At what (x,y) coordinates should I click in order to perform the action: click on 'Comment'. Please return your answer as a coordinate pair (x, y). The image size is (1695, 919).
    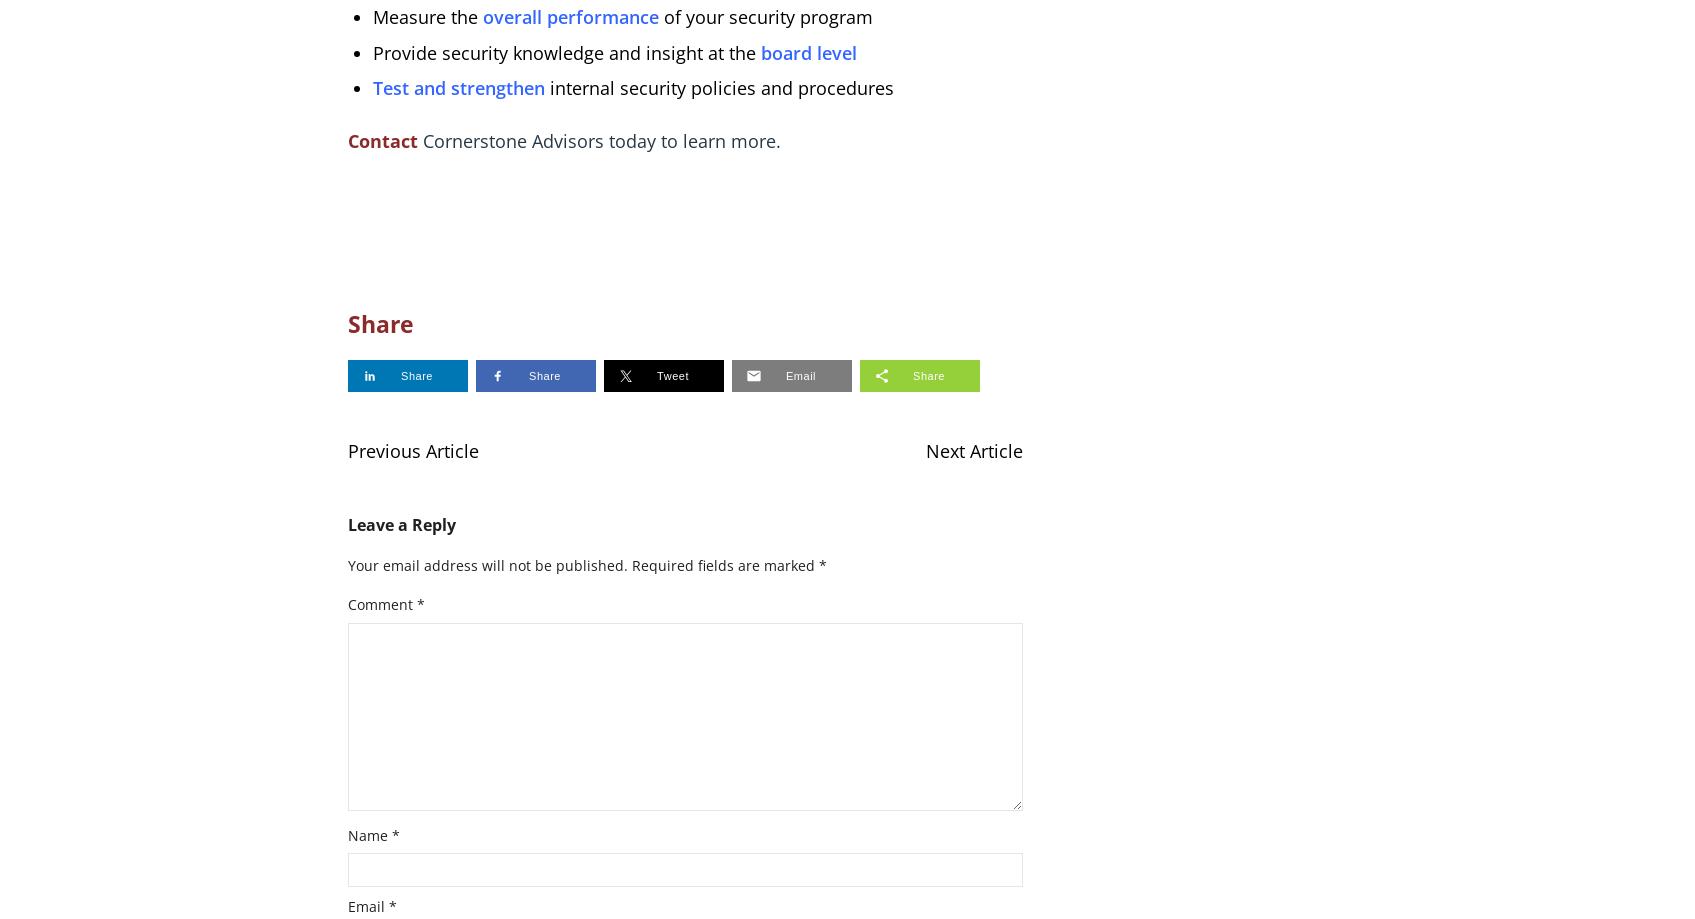
    Looking at the image, I should click on (380, 603).